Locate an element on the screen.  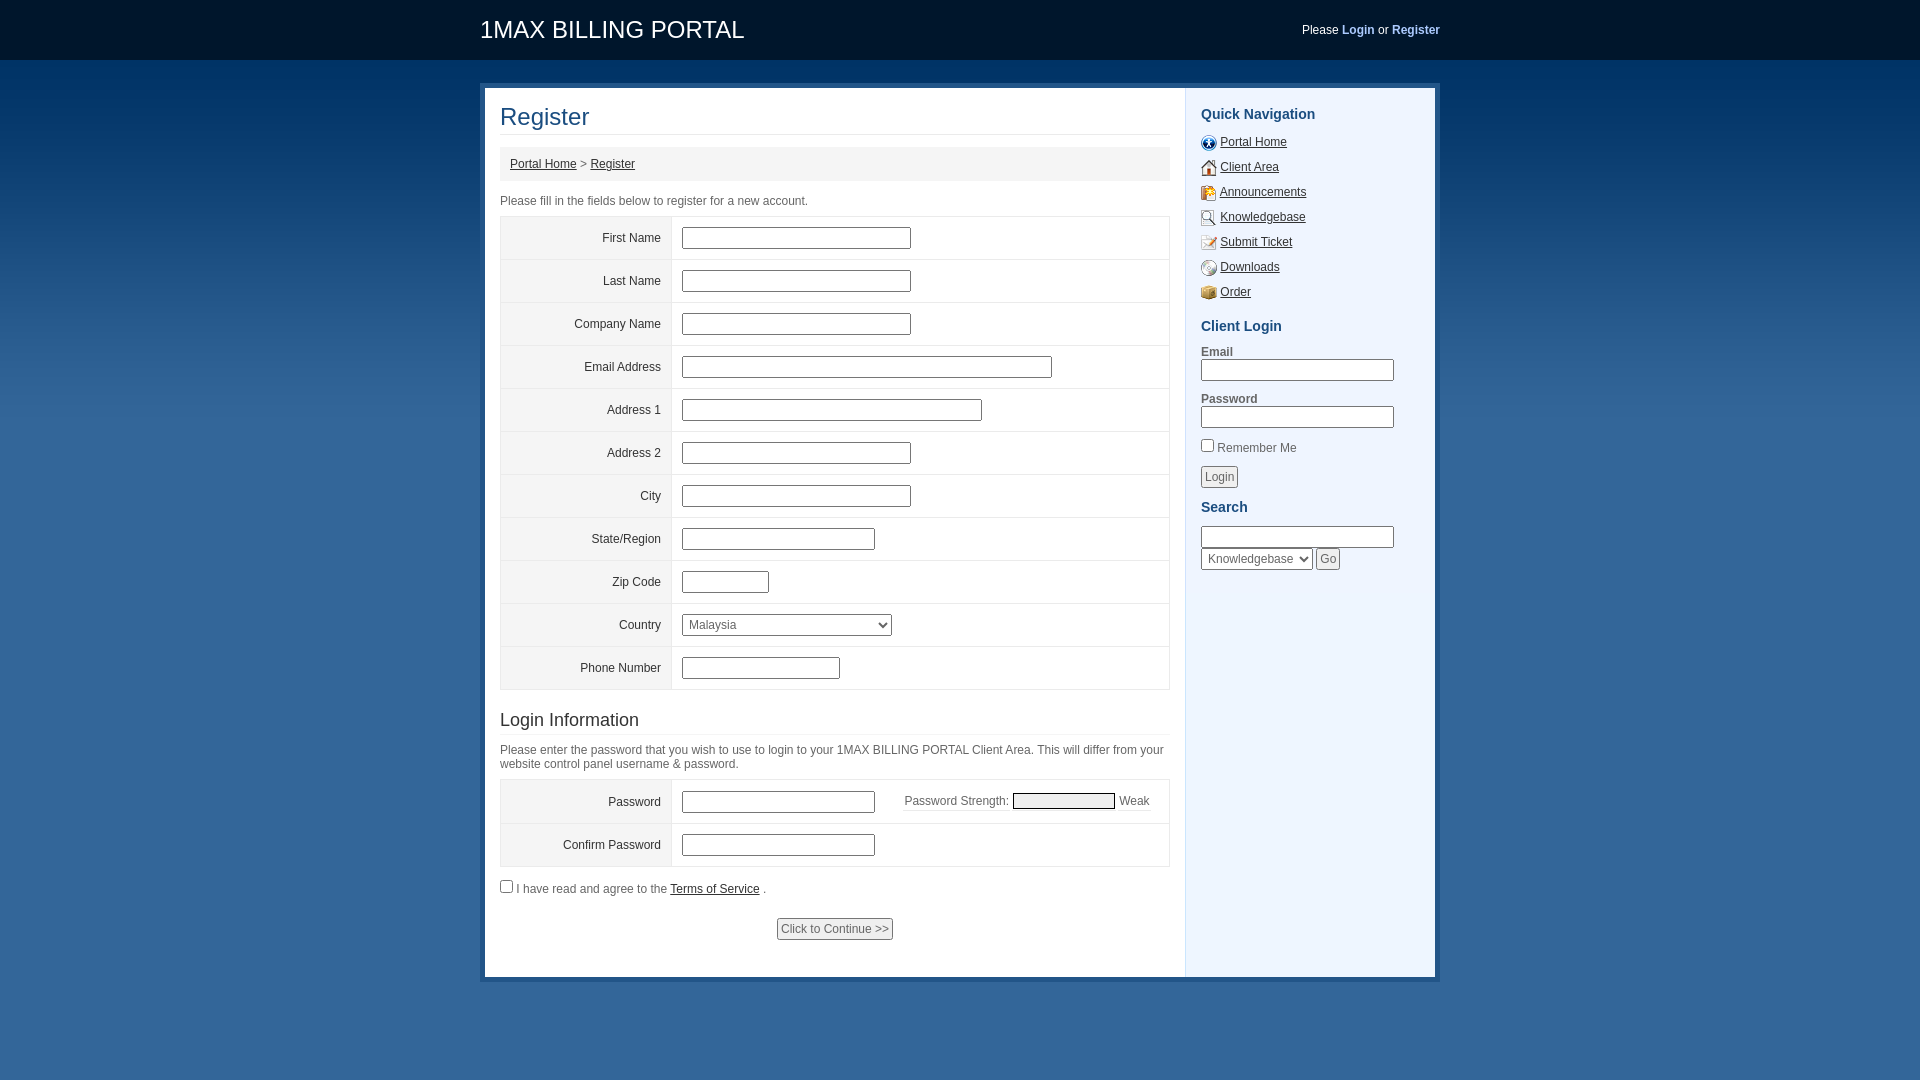
'Downloads' is located at coordinates (1208, 265).